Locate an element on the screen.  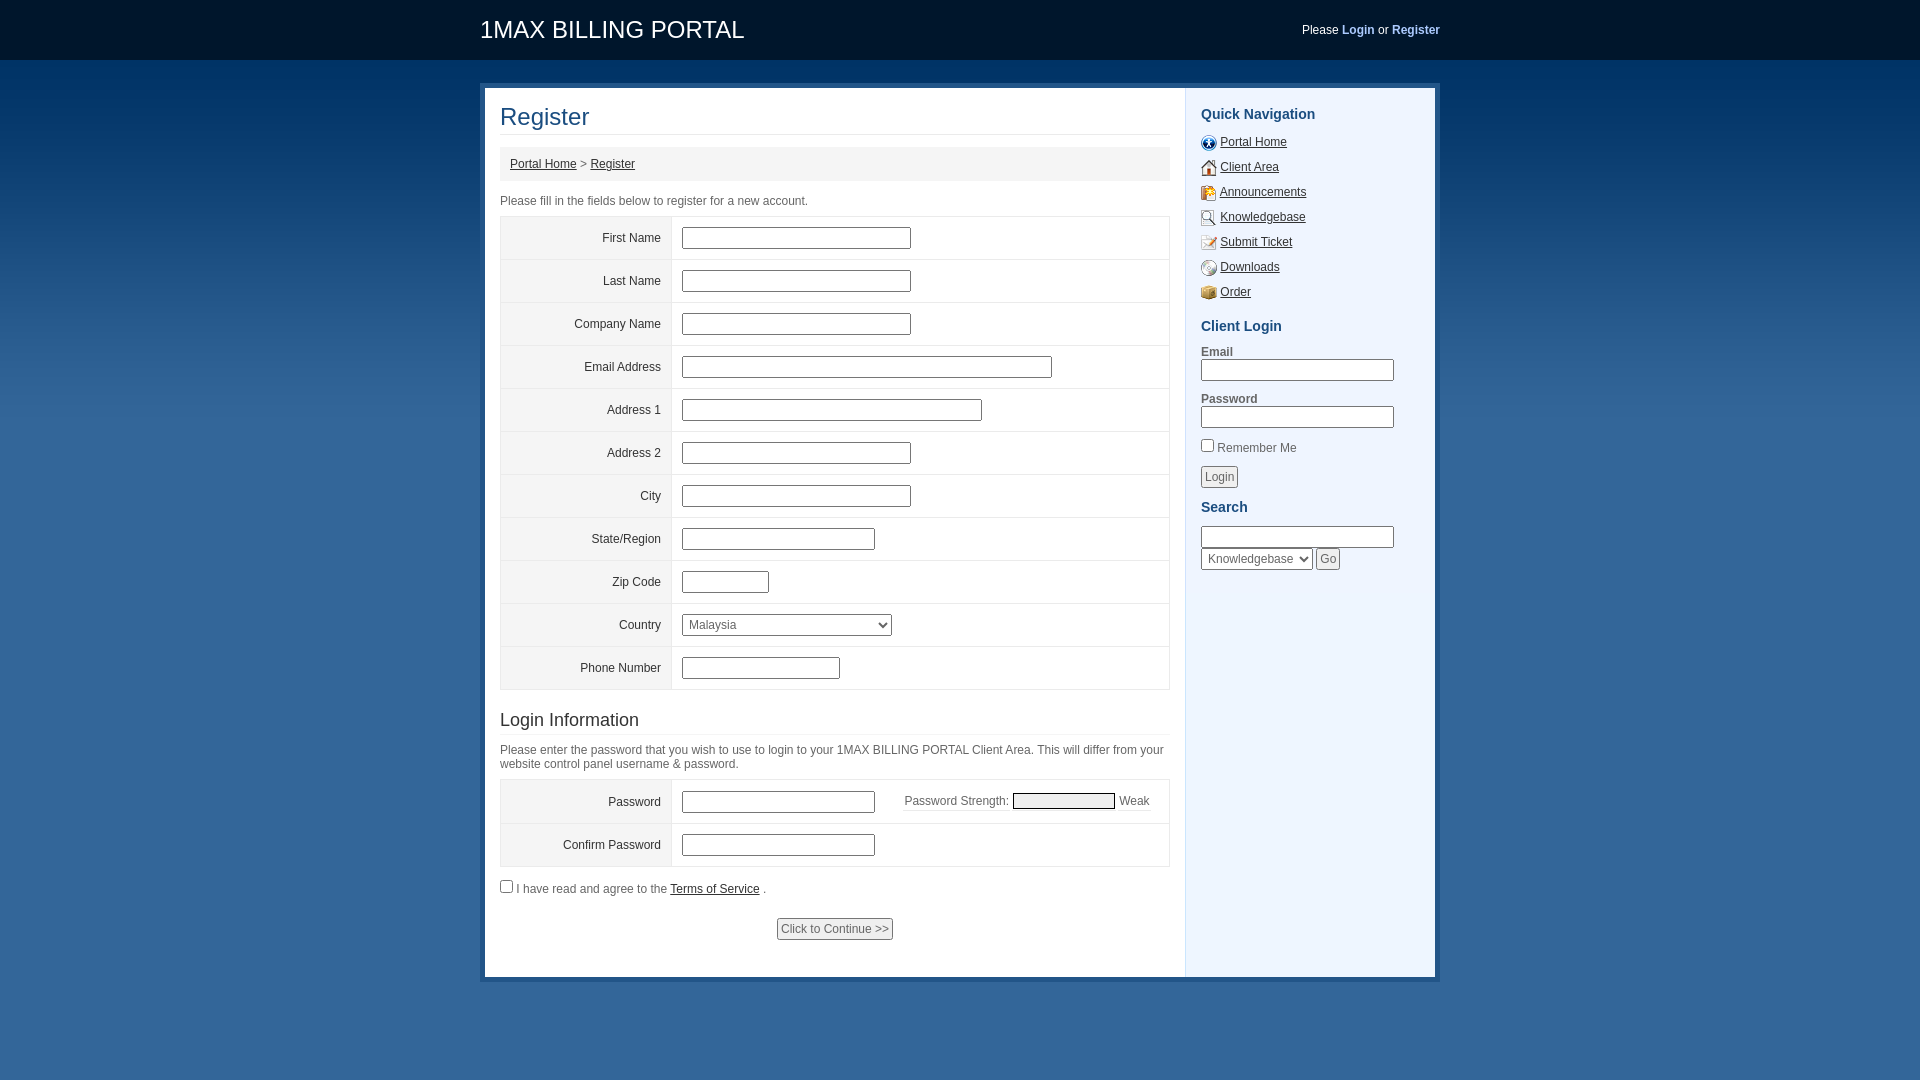
'Downloads' is located at coordinates (1208, 265).